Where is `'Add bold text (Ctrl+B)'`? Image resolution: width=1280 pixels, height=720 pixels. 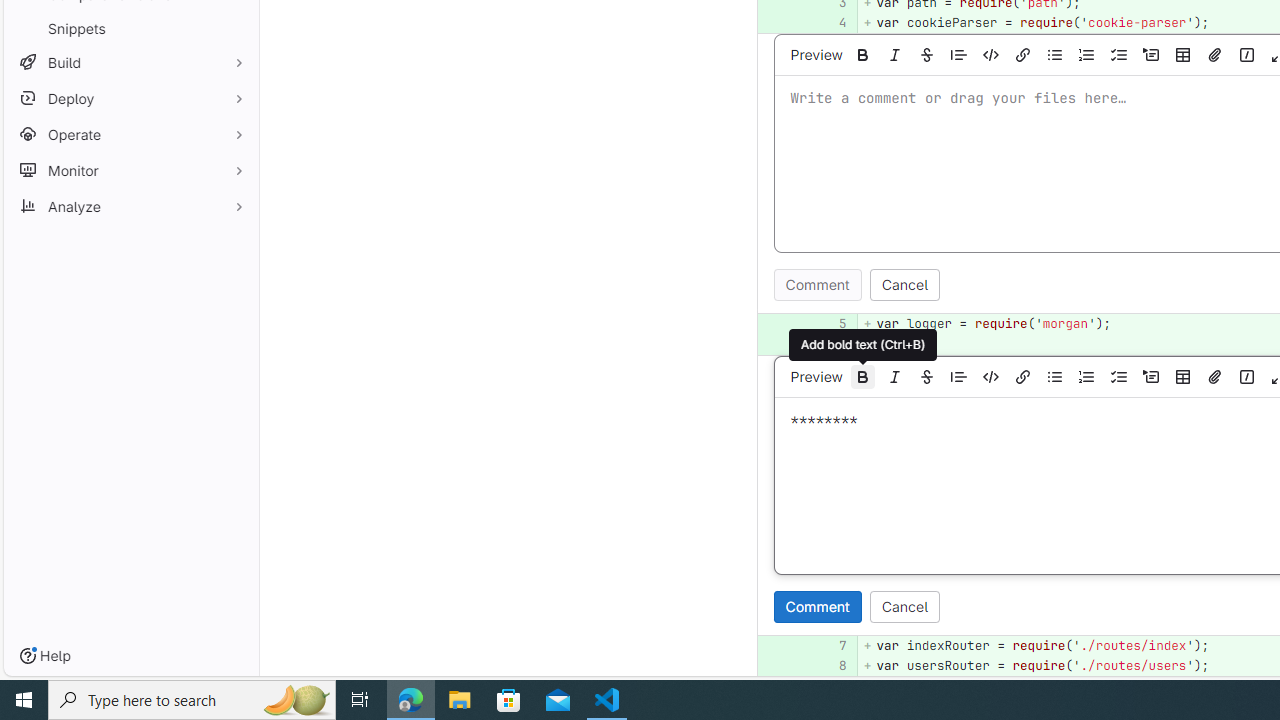
'Add bold text (Ctrl+B)' is located at coordinates (863, 343).